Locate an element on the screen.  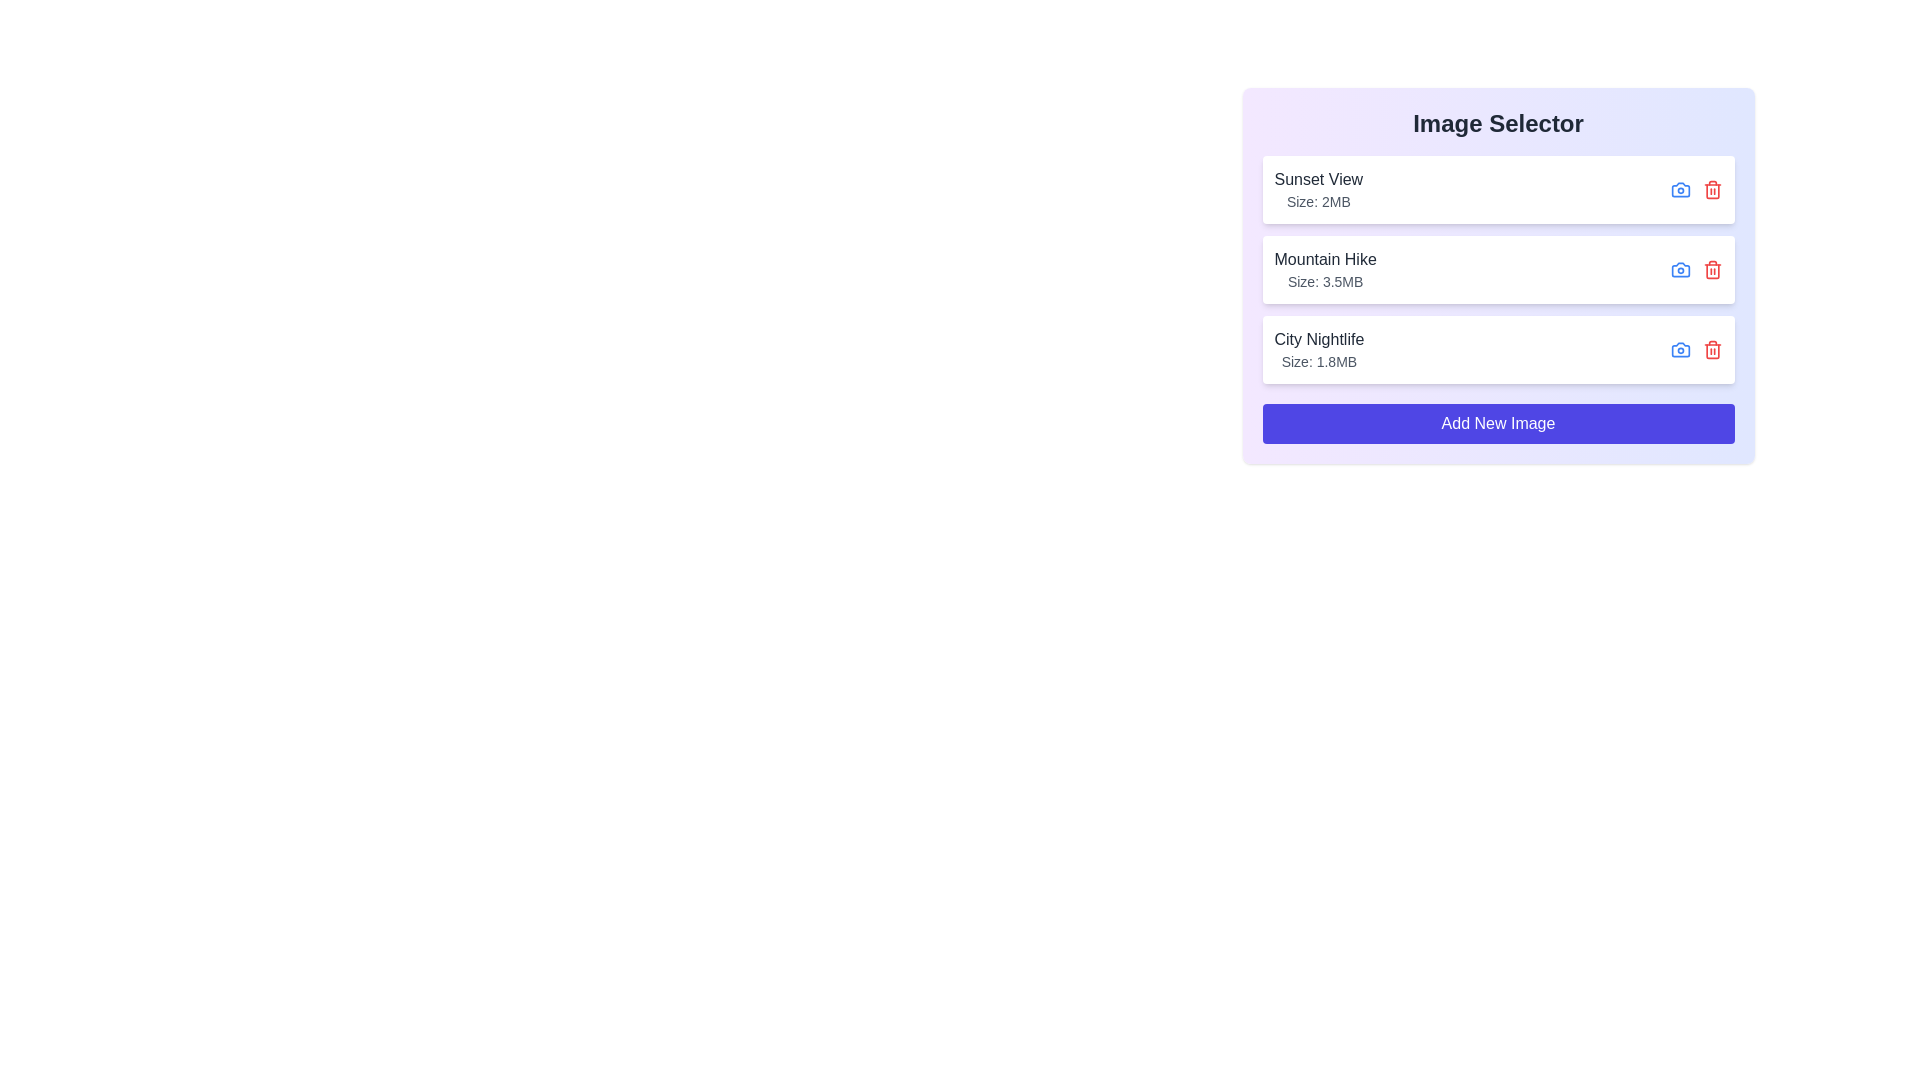
the camera icon for Sunset View to view the image is located at coordinates (1680, 189).